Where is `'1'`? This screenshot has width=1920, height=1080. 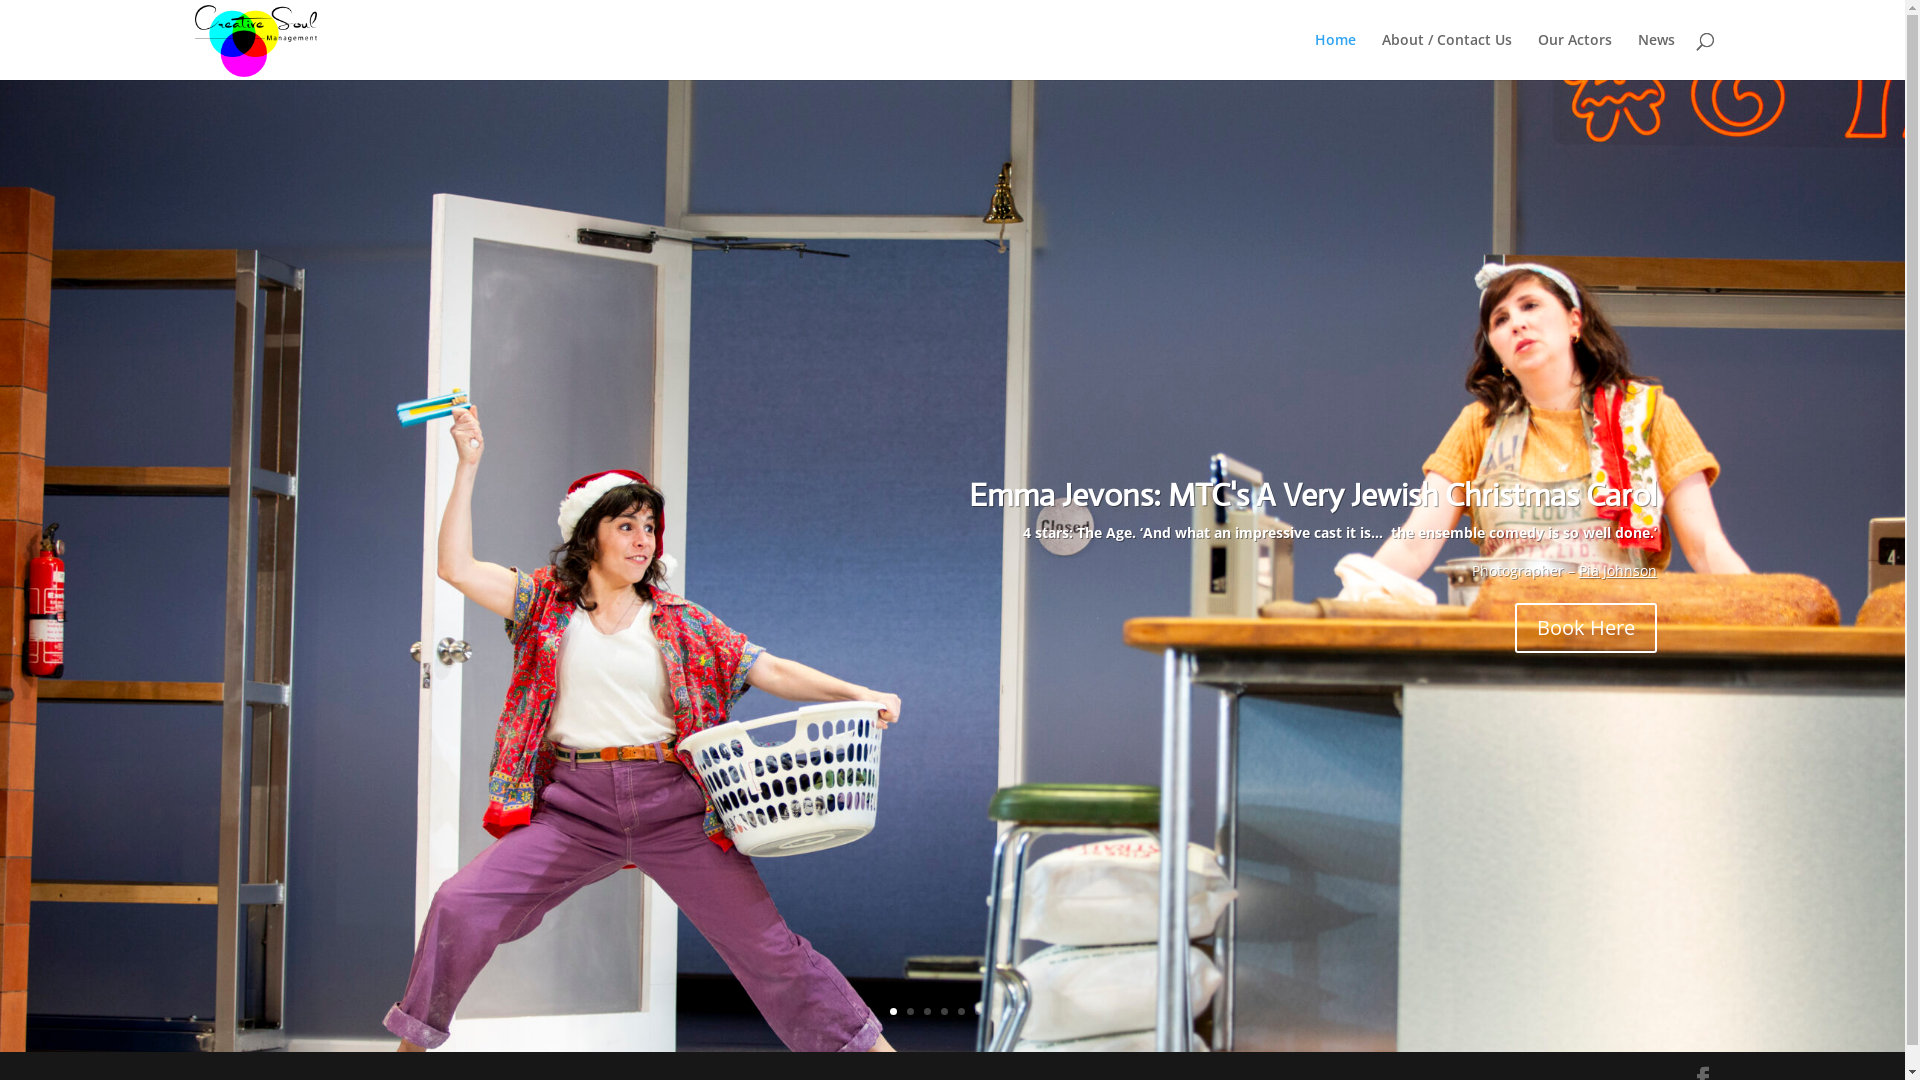
'1' is located at coordinates (892, 1011).